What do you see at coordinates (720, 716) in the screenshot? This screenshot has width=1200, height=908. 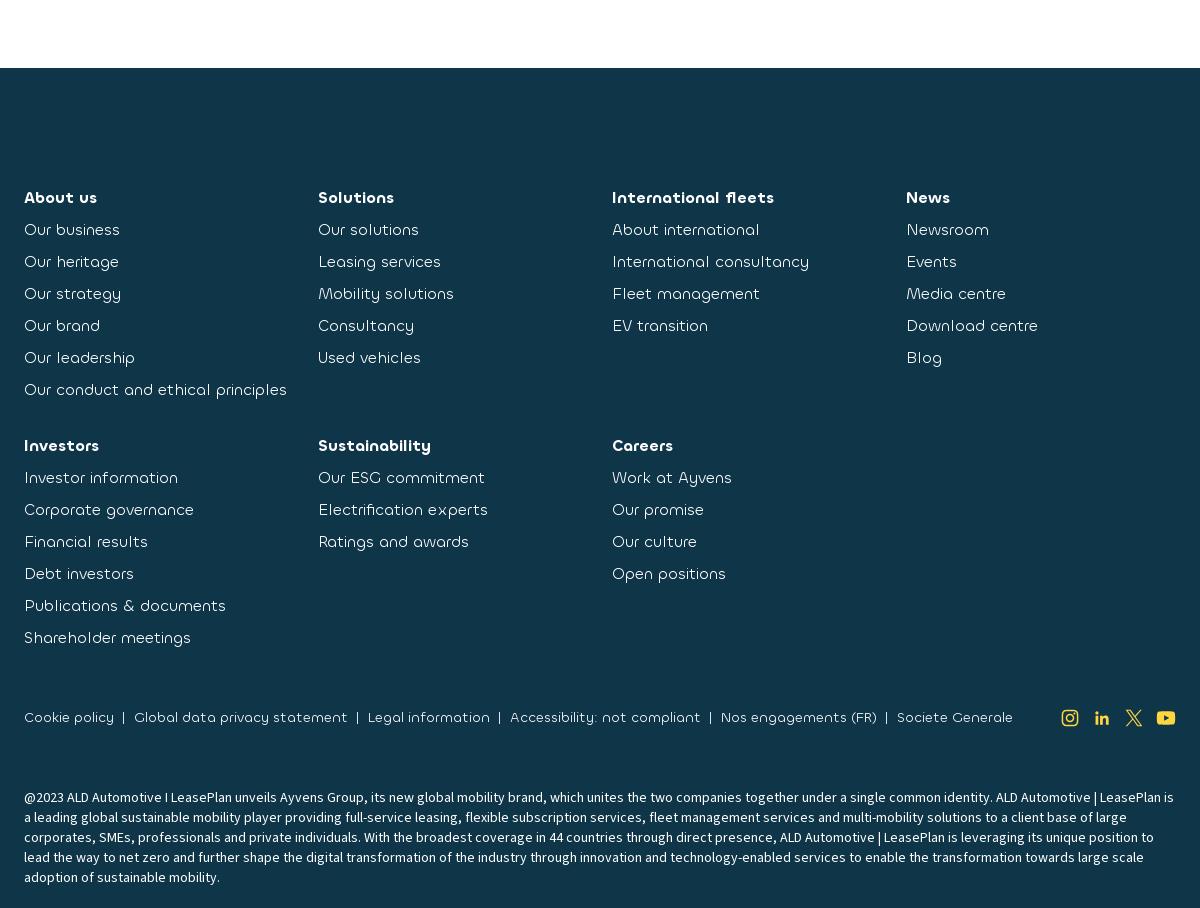 I see `'Nos engagements (FR)'` at bounding box center [720, 716].